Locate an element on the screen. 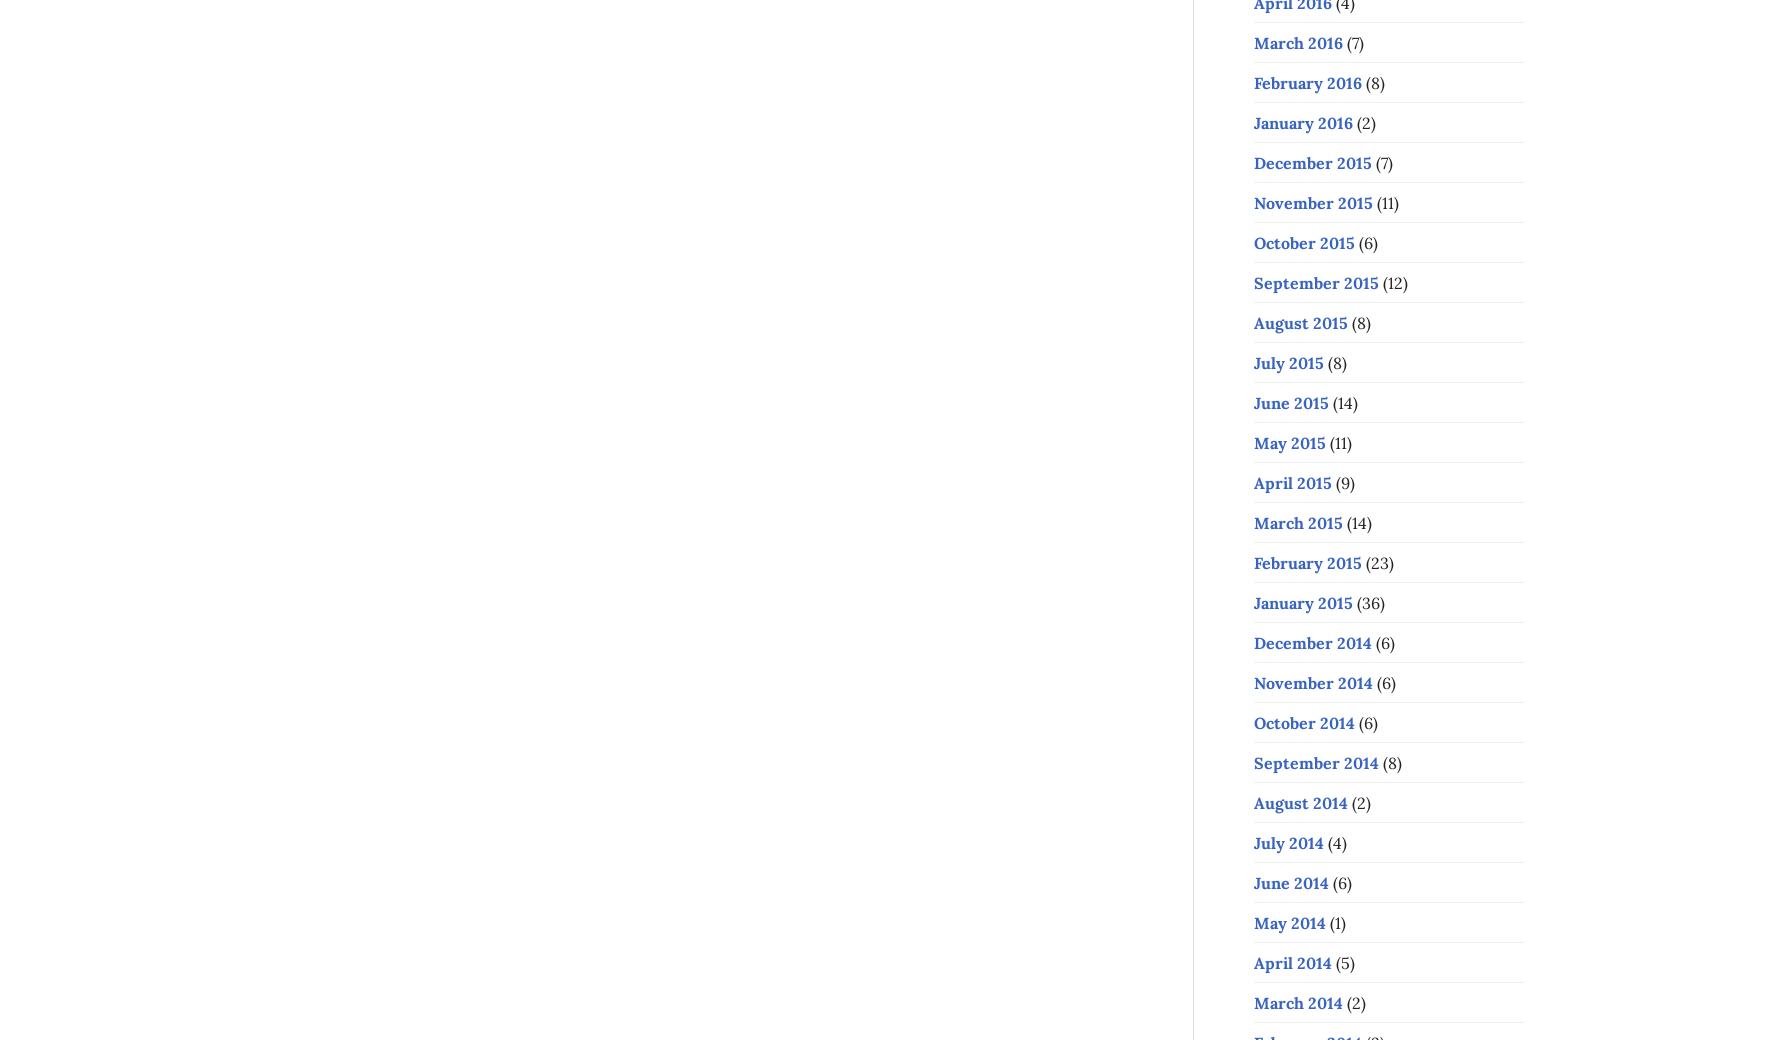  'March 2016' is located at coordinates (1297, 41).